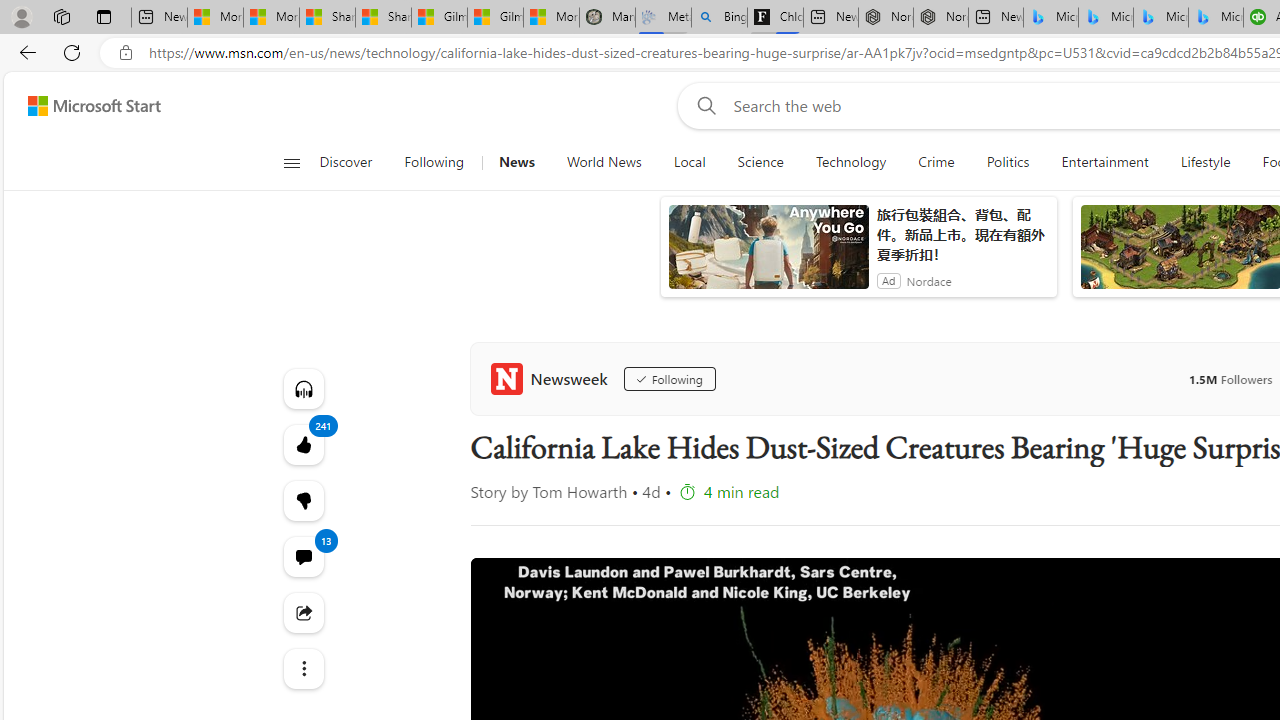  What do you see at coordinates (353, 162) in the screenshot?
I see `'Discover'` at bounding box center [353, 162].